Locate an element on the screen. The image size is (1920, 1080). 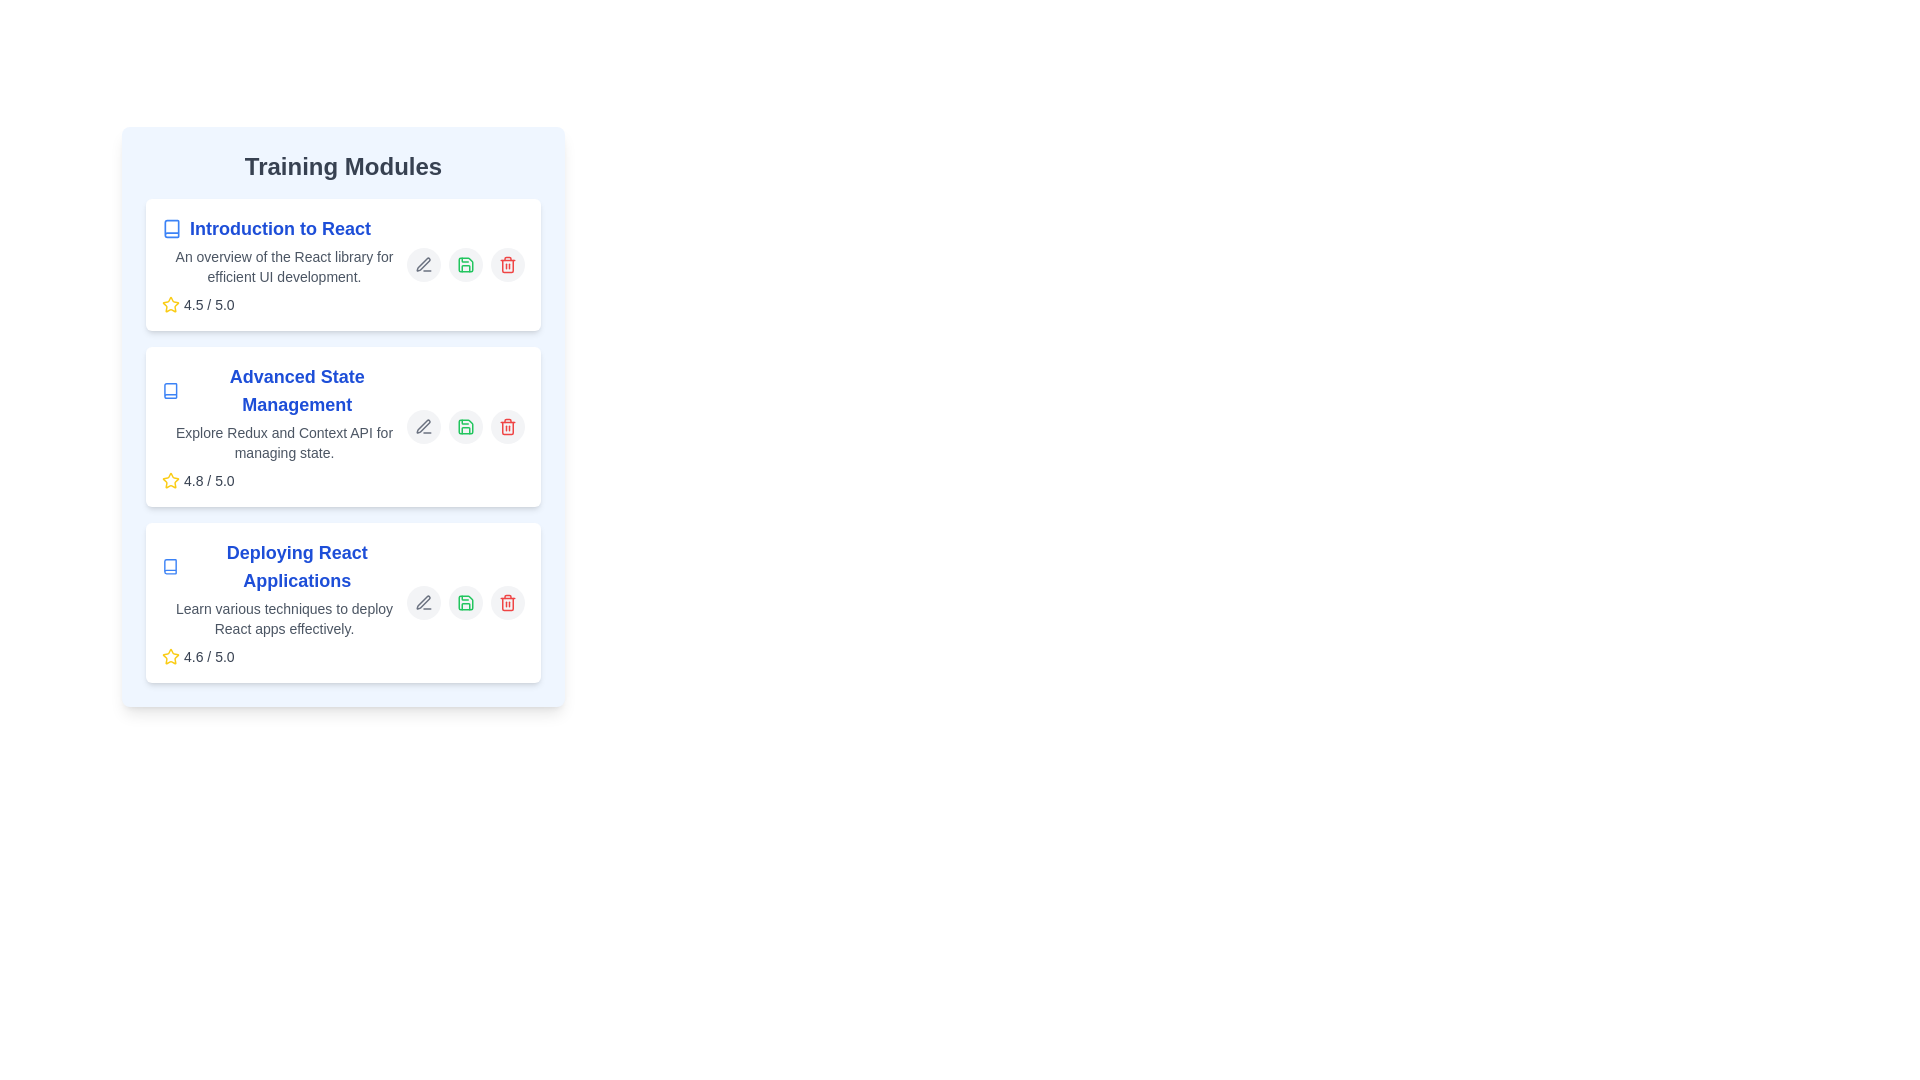
the gray pen icon button located to the right of the title and description of the 'Introduction to React' training module is located at coordinates (422, 264).